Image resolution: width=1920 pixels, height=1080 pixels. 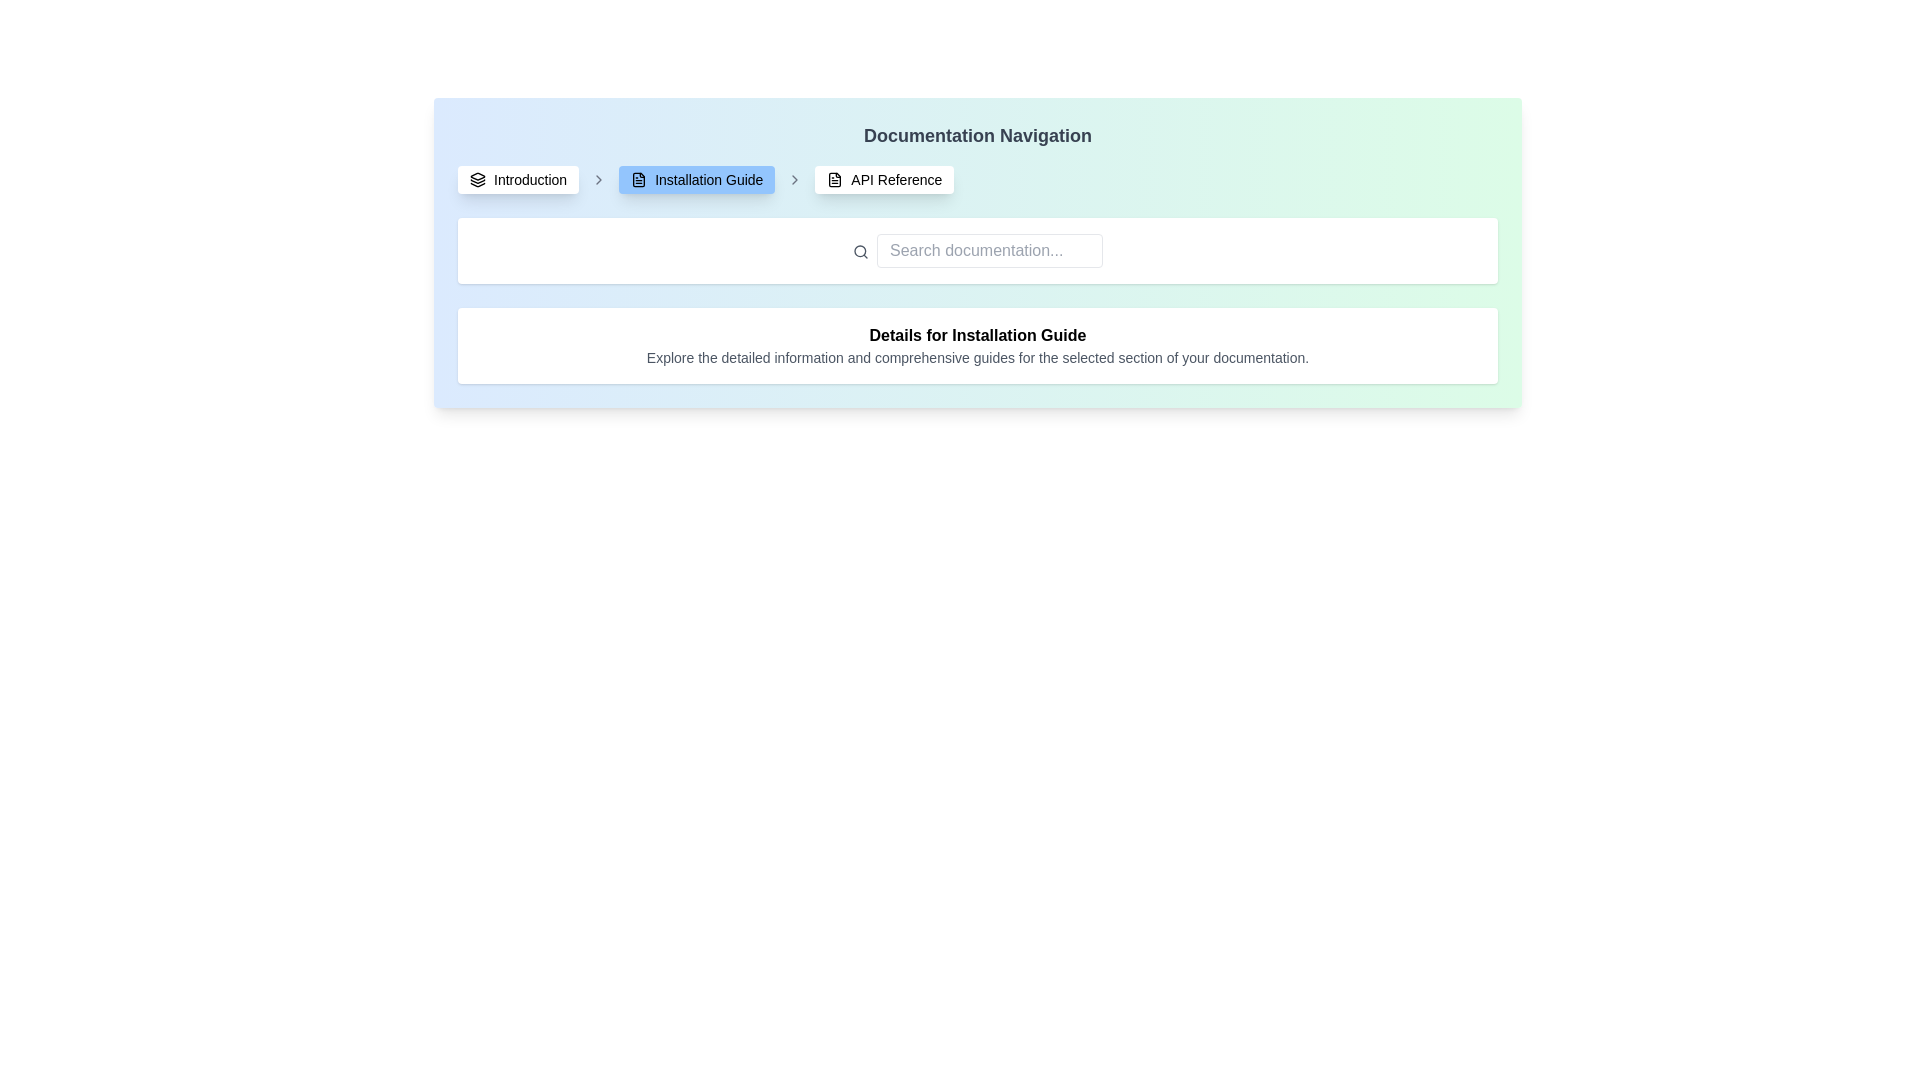 What do you see at coordinates (989, 249) in the screenshot?
I see `the search input field located within the white rectangular area, to the right of the magnifying glass icon, to focus the input` at bounding box center [989, 249].